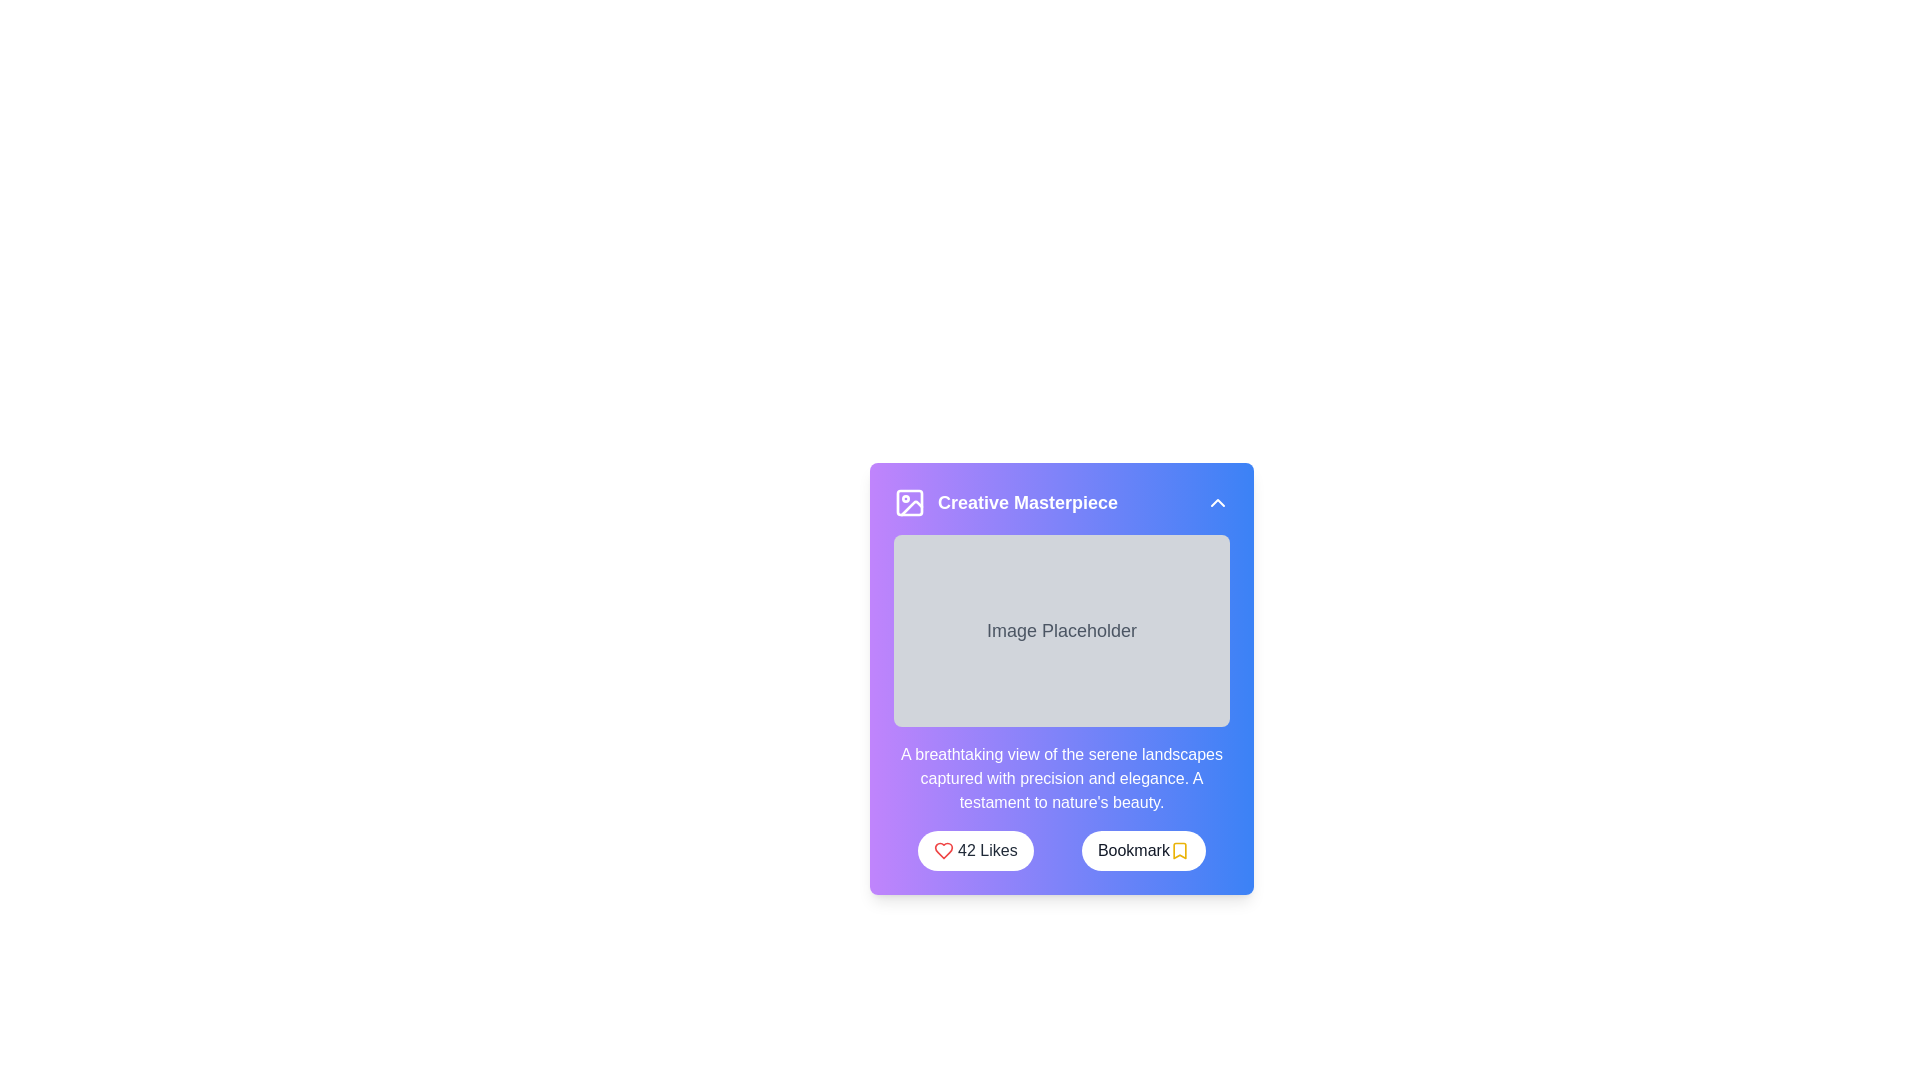  What do you see at coordinates (1143, 851) in the screenshot?
I see `the bookmark button located to the right of the '42 Likes' button` at bounding box center [1143, 851].